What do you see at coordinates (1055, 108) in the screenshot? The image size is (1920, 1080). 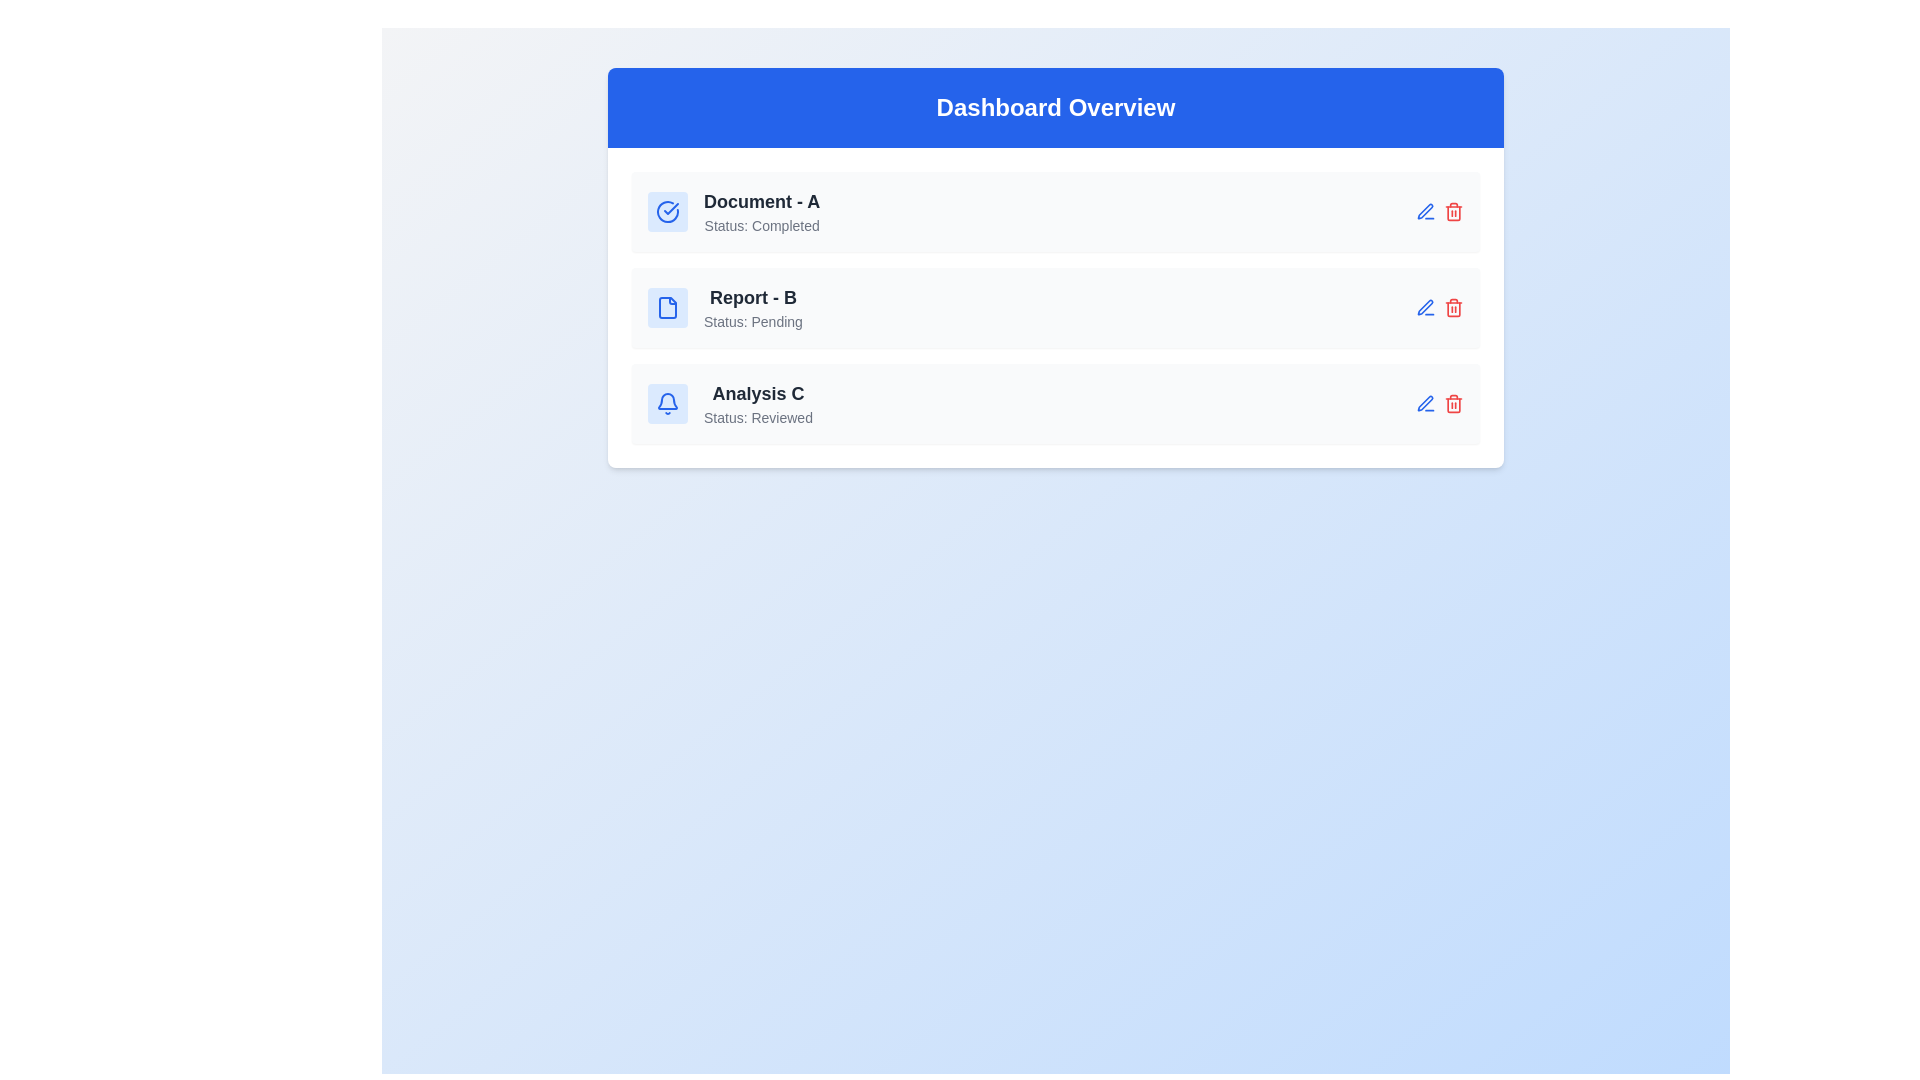 I see `the text label that serves as a title or heading, providing a concise summary or identifier for the surrounding interface located at the top of the main card or panel` at bounding box center [1055, 108].